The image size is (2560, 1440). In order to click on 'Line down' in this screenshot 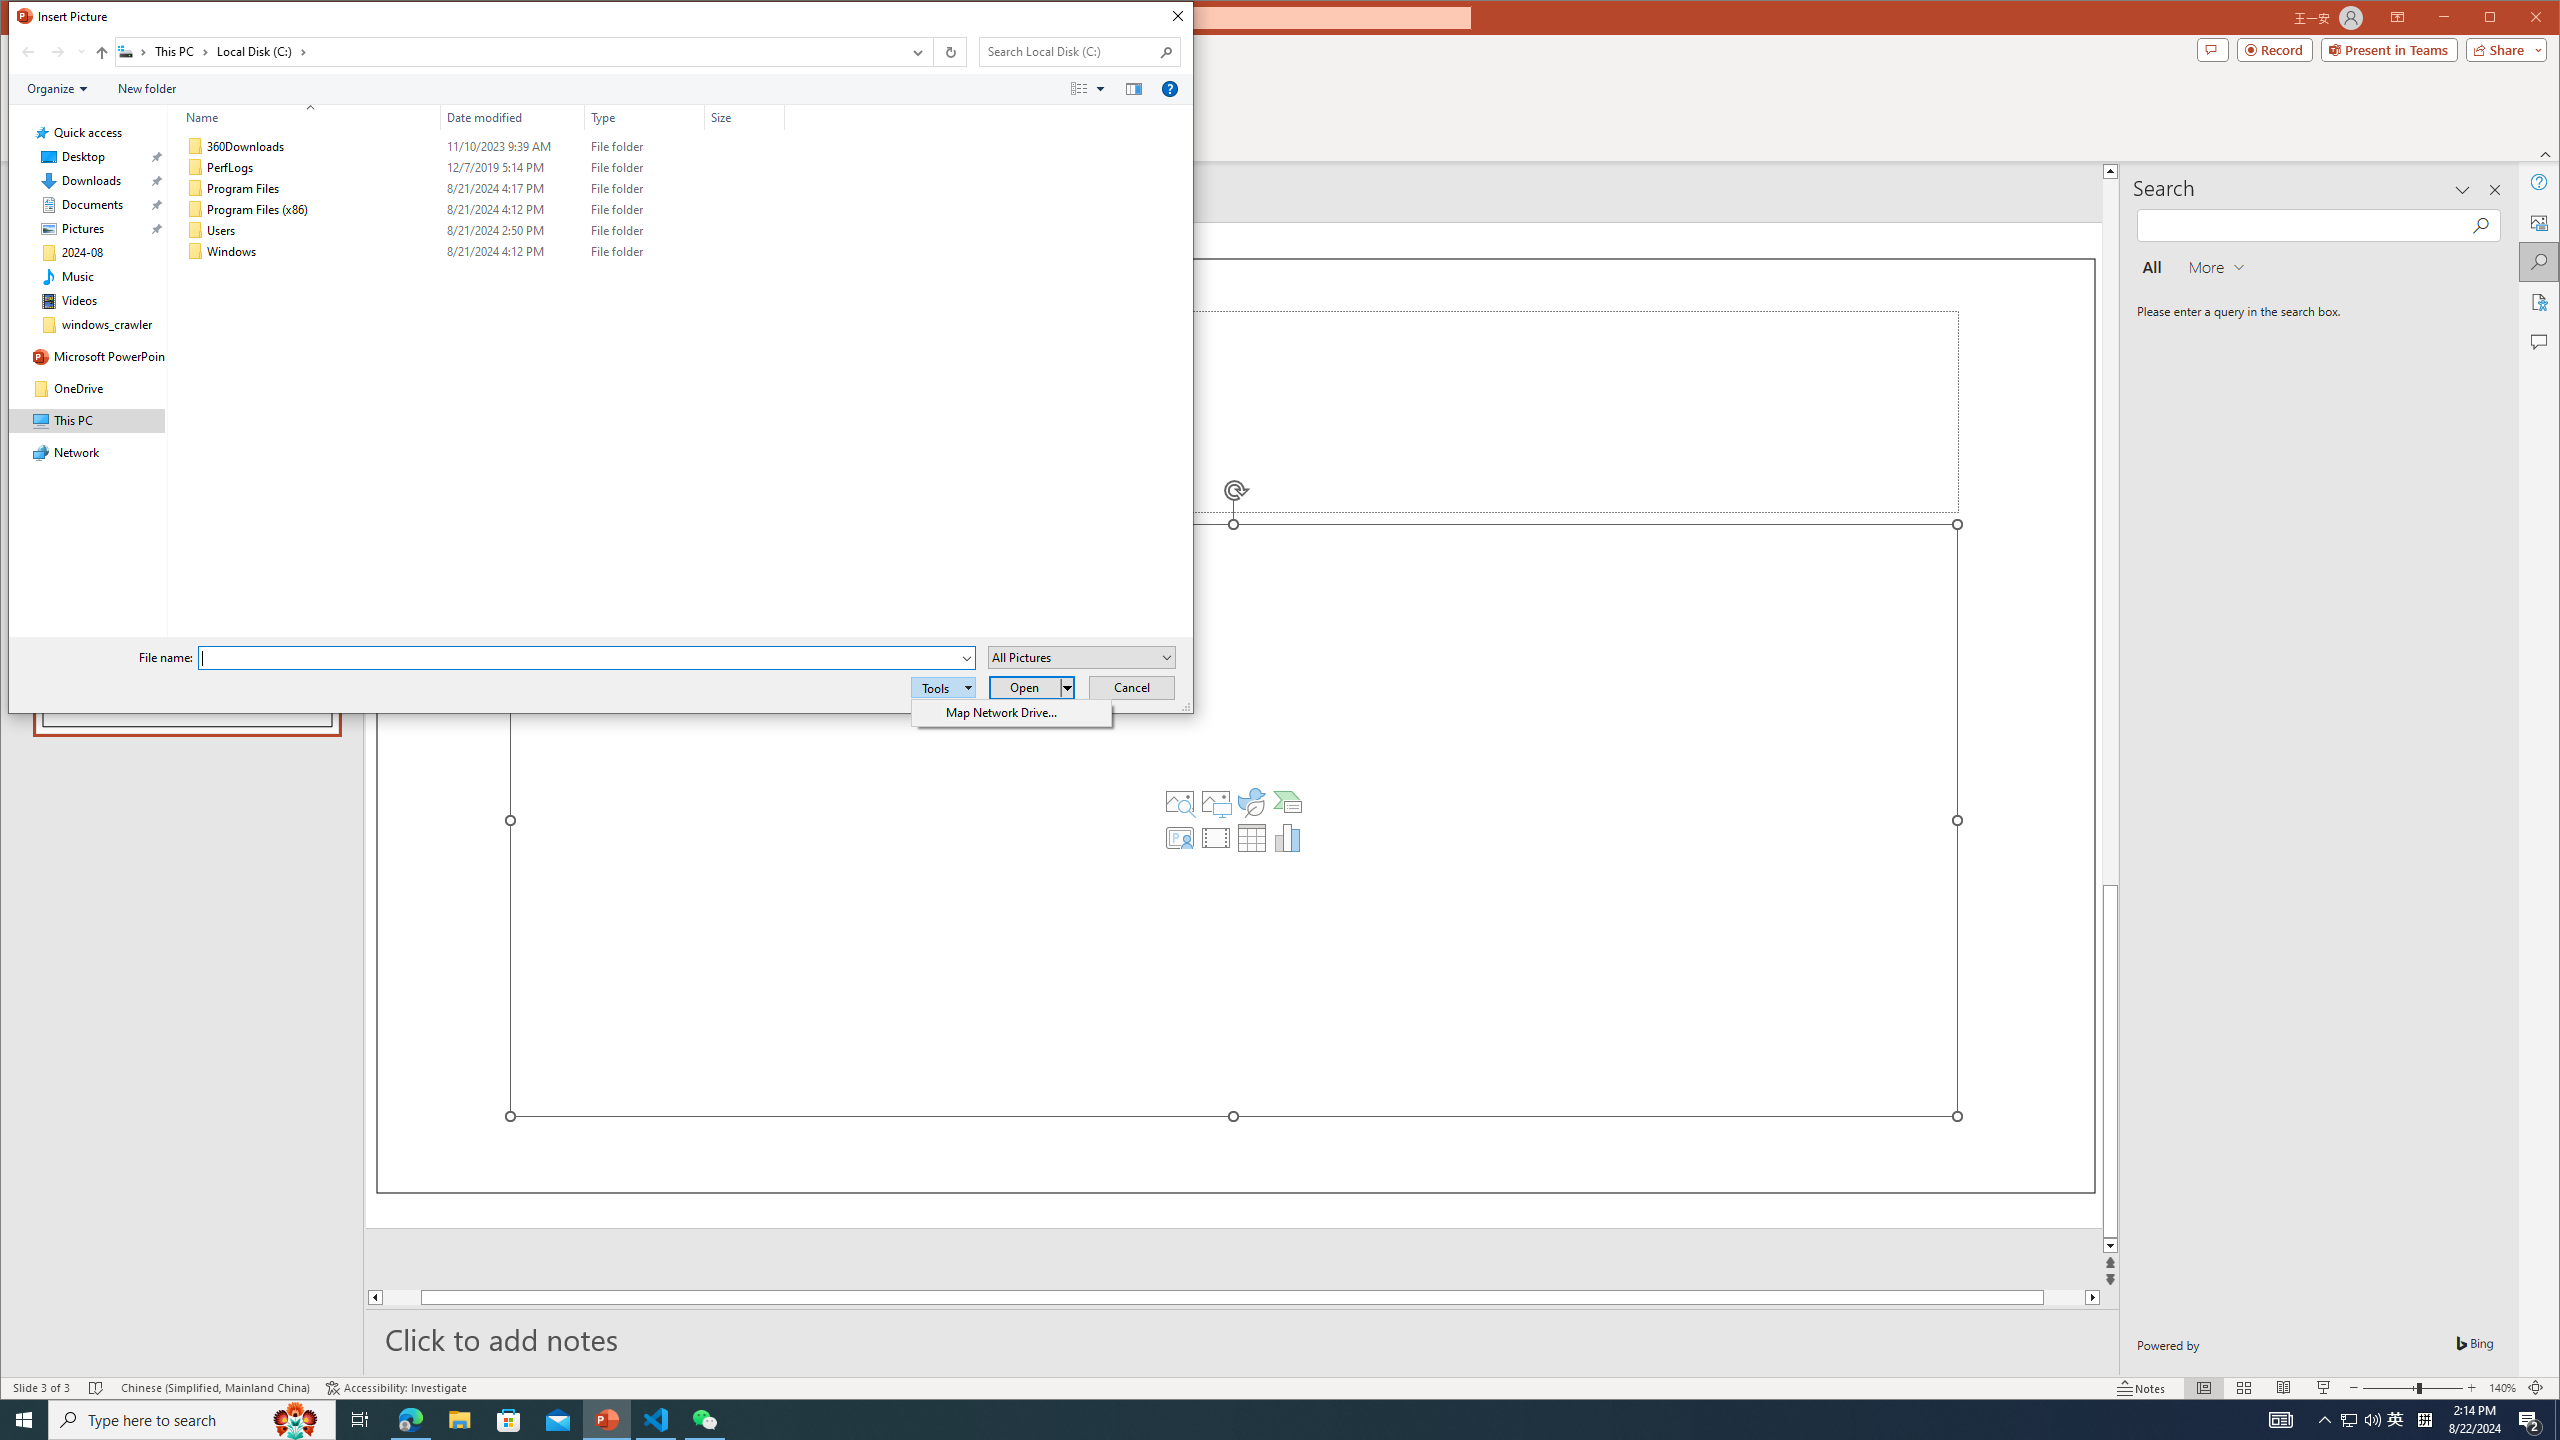, I will do `click(2109, 1246)`.